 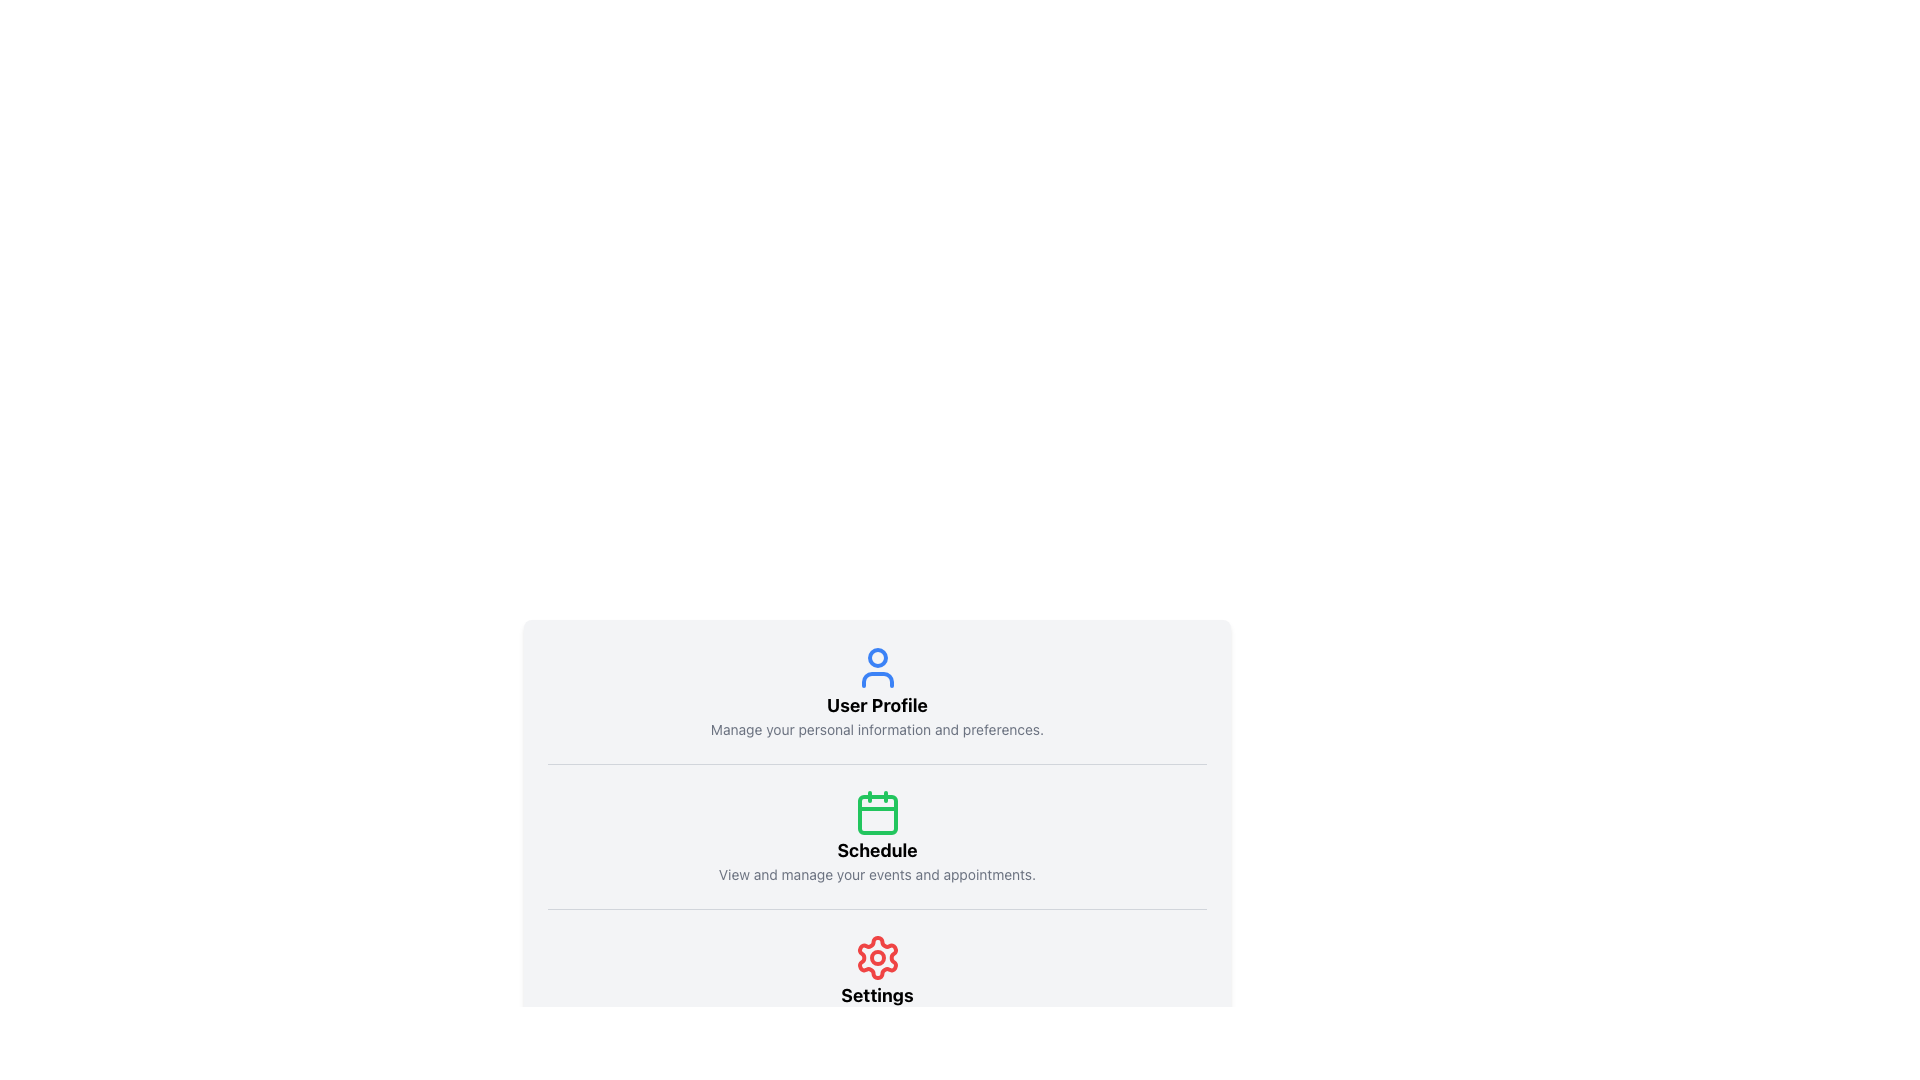 I want to click on the text line styled in gray containing 'Adjust configurations and preferences.', which is positioned directly below the 'Settings' label and the red gear icon, so click(x=877, y=1019).